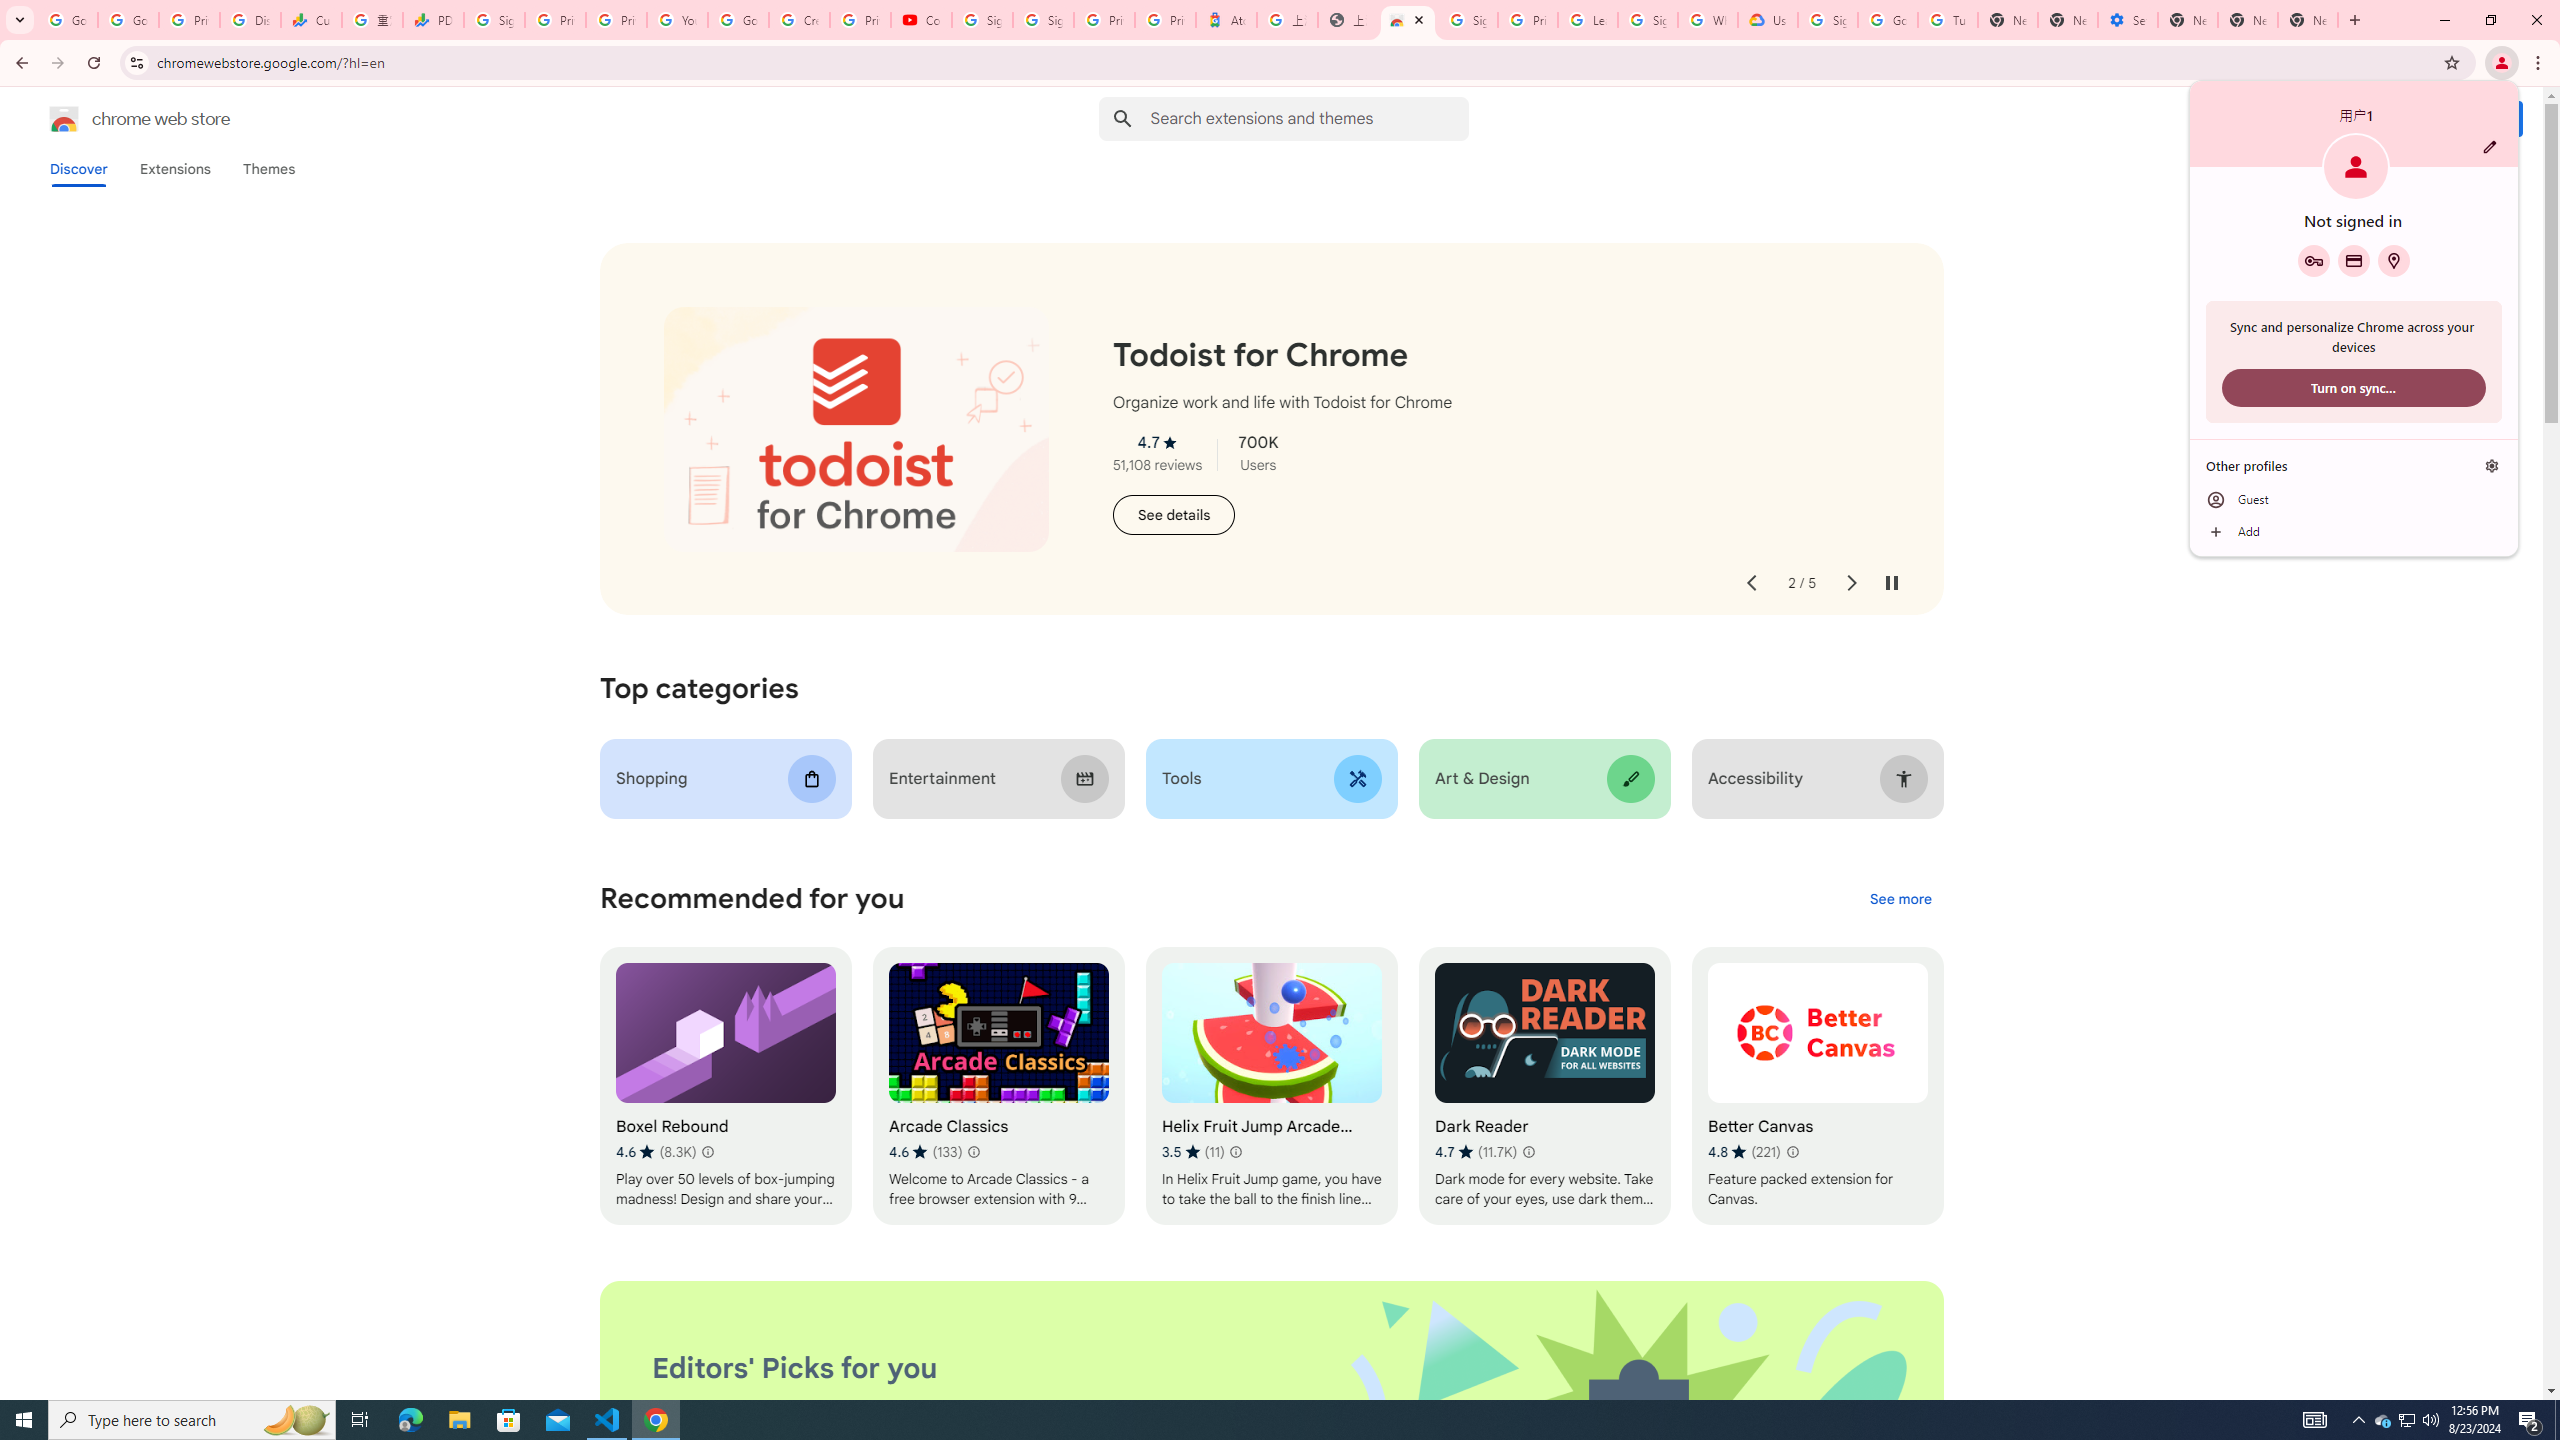  Describe the element at coordinates (1791, 1152) in the screenshot. I see `'Learn more about results and reviews "Better Canvas"'` at that location.